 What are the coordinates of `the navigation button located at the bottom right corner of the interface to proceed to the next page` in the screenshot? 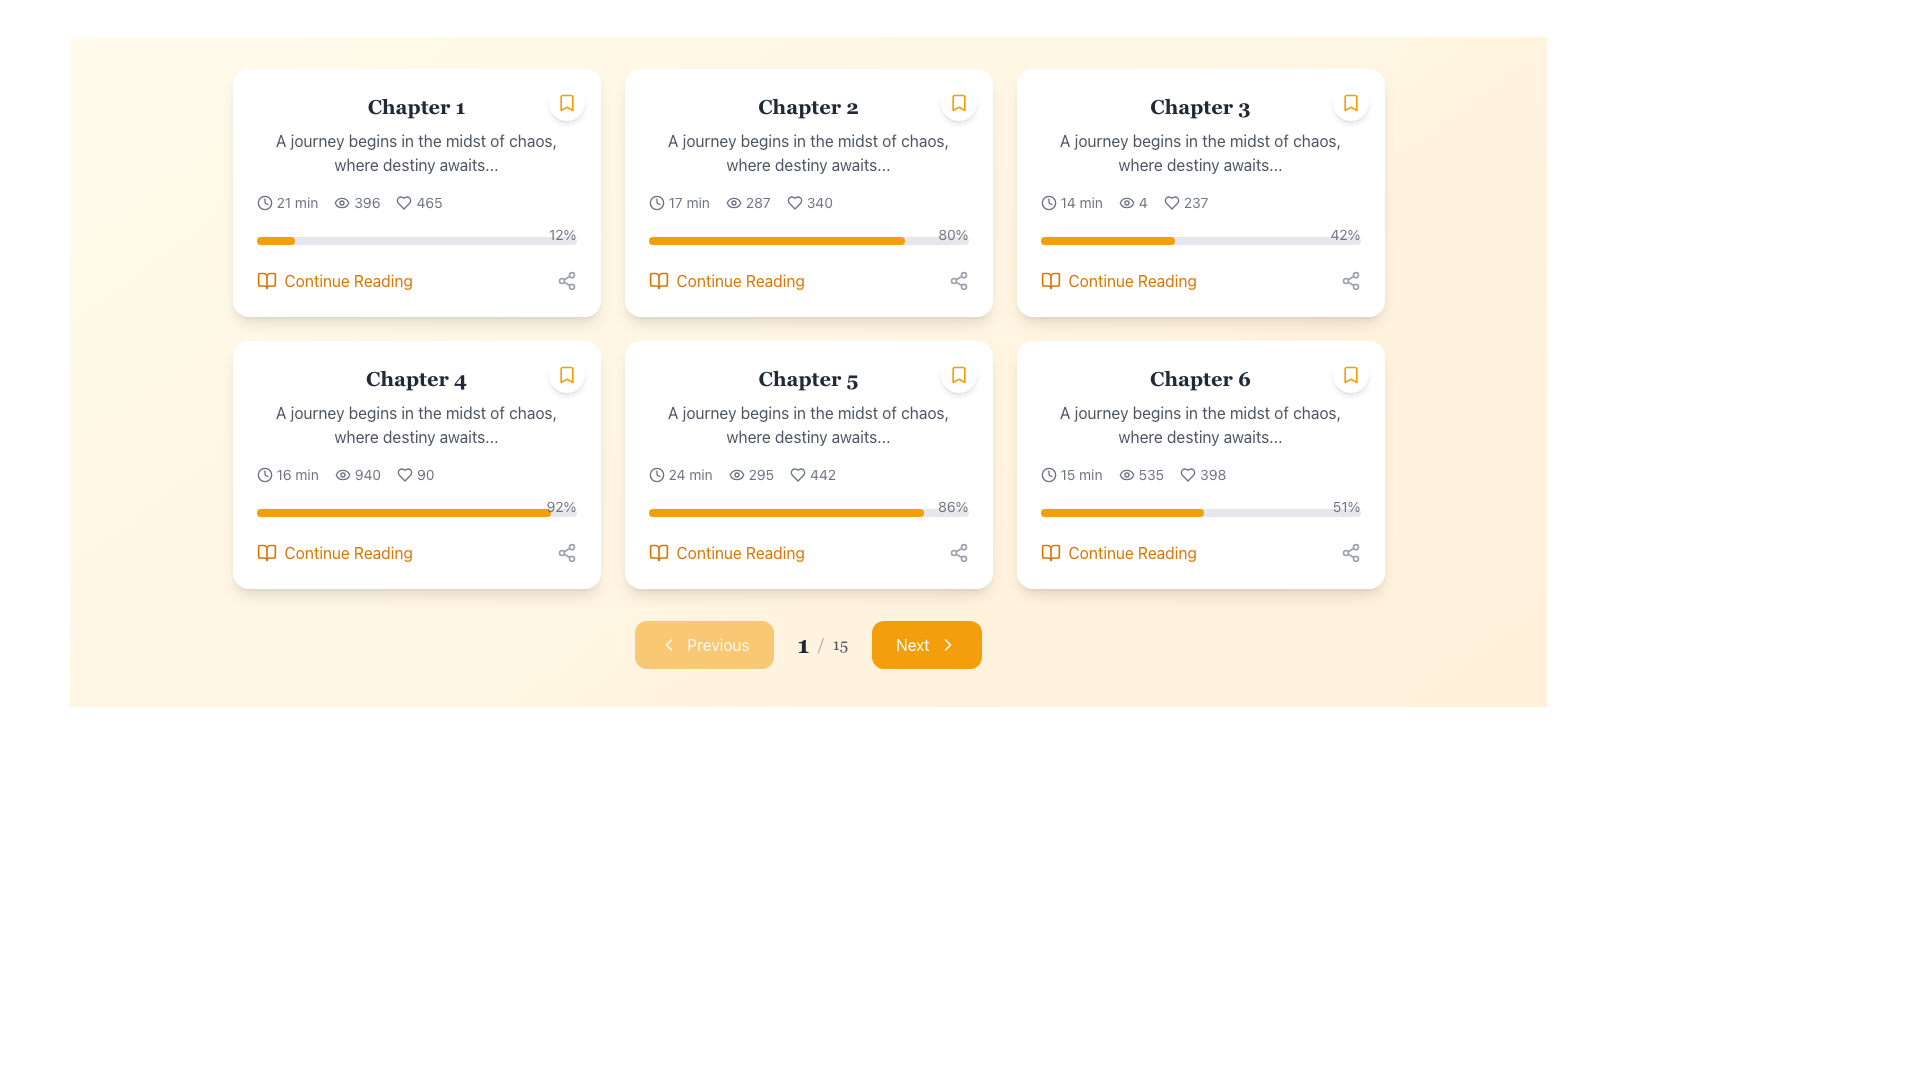 It's located at (925, 644).